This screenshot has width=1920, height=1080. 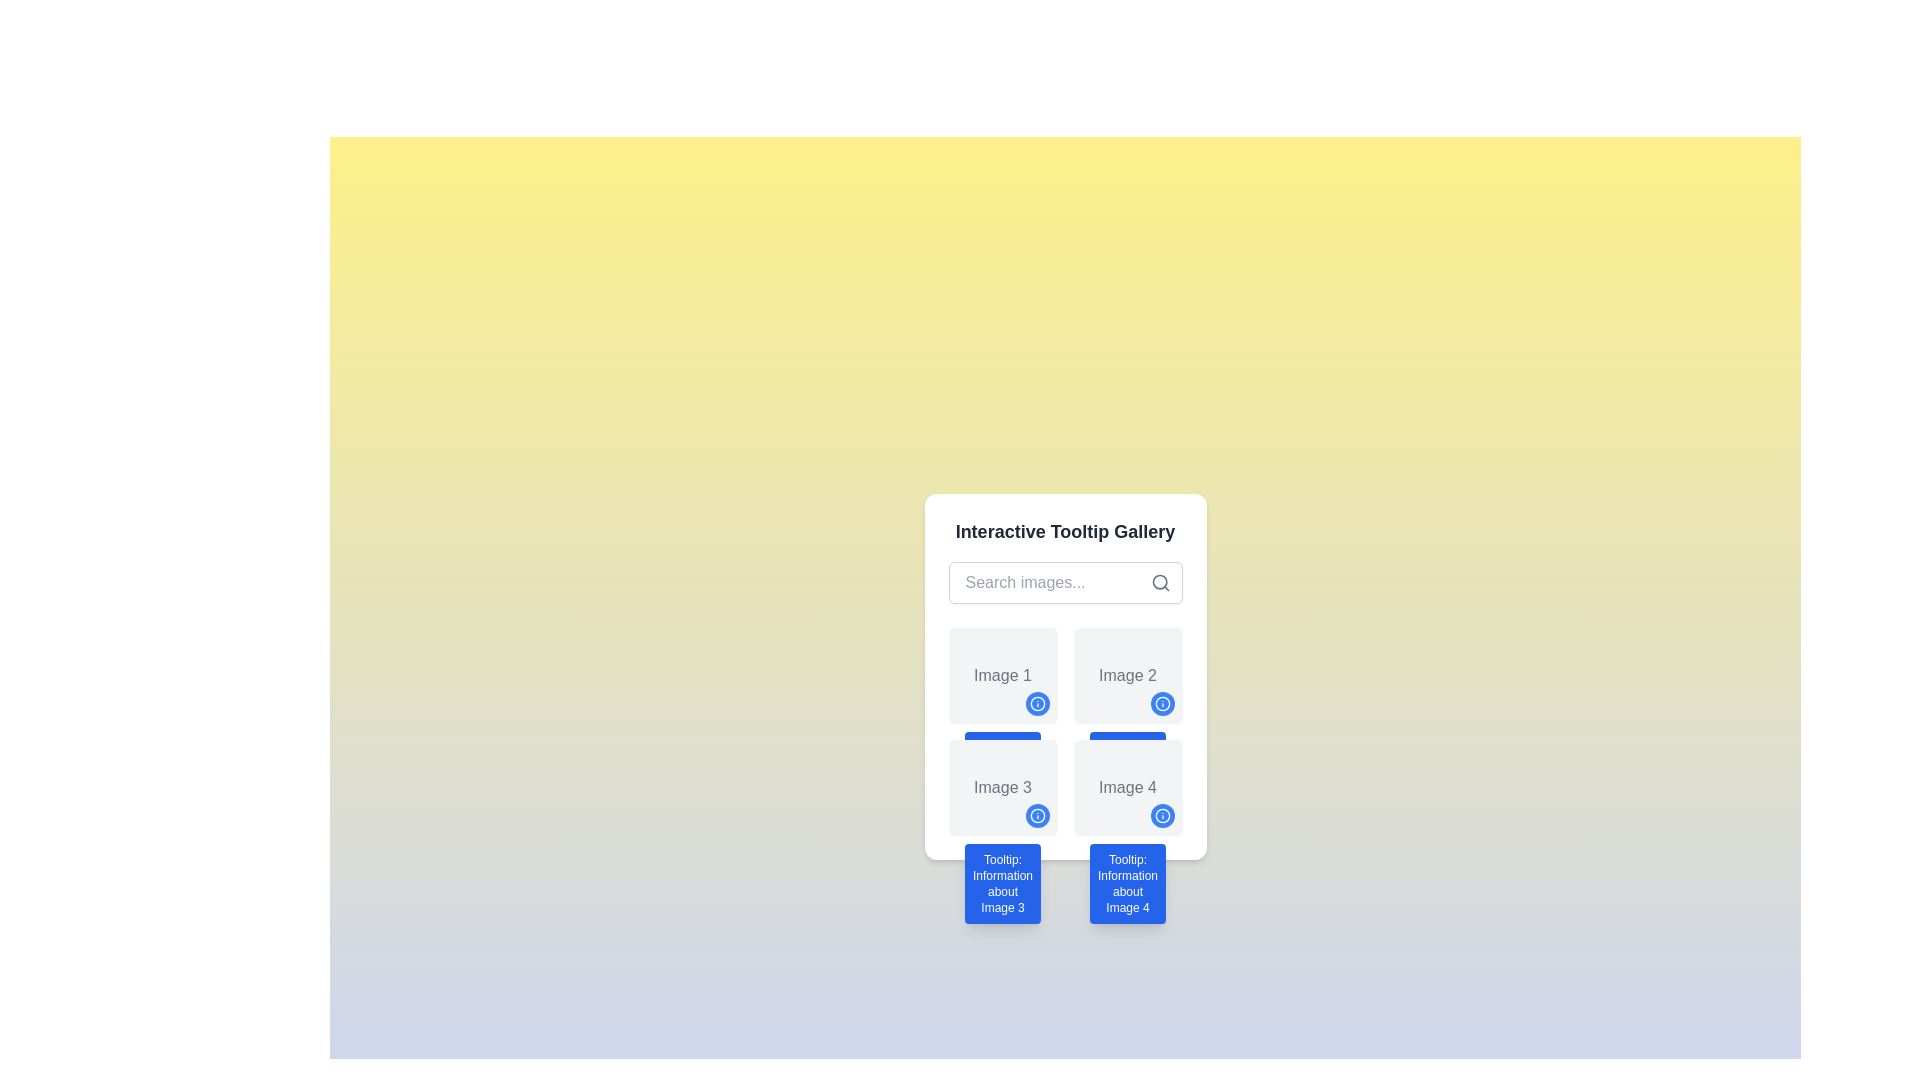 I want to click on the informational button with an 'i' icon located at the bottom-right corner of the Interactive gallery item labeled 'Image 4', so click(x=1128, y=786).